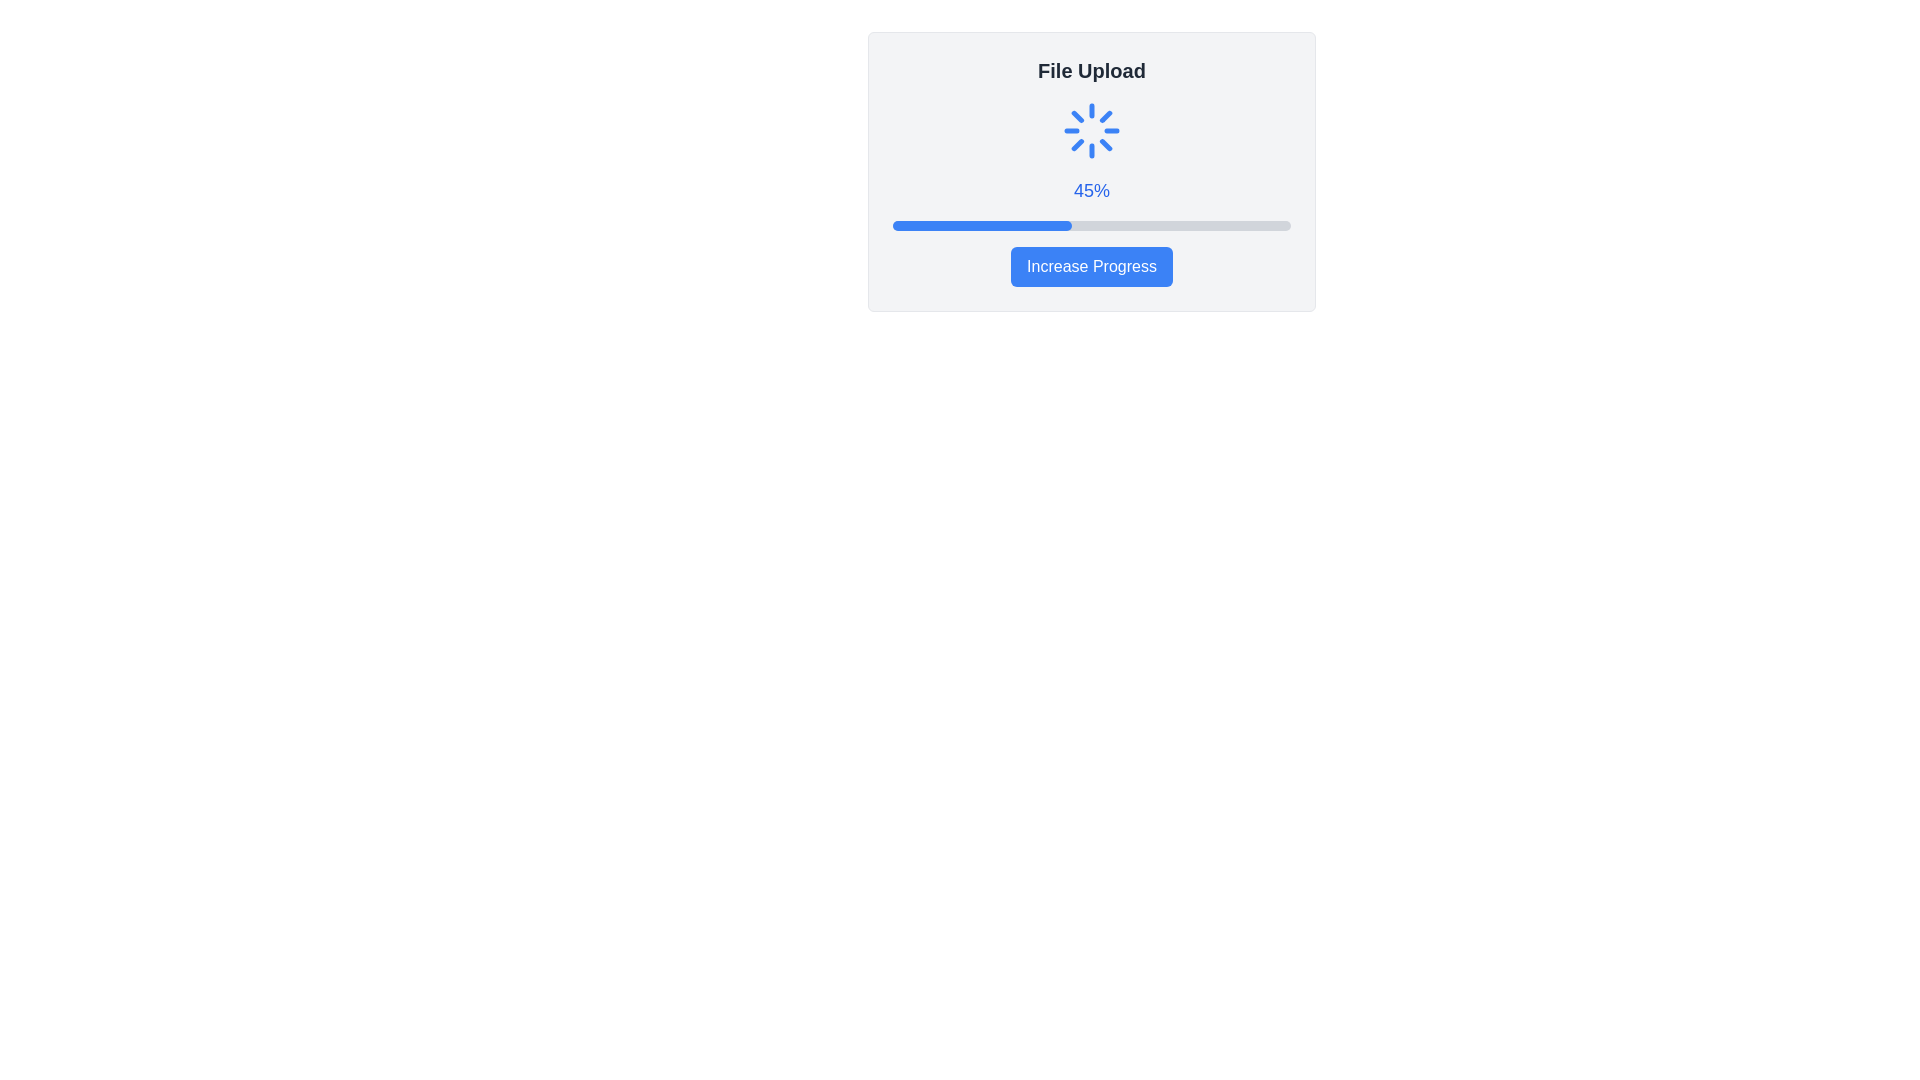 This screenshot has height=1080, width=1920. What do you see at coordinates (1090, 171) in the screenshot?
I see `the spinning loader animation in the progress tracker labeled 'File Upload' to confirm activity` at bounding box center [1090, 171].